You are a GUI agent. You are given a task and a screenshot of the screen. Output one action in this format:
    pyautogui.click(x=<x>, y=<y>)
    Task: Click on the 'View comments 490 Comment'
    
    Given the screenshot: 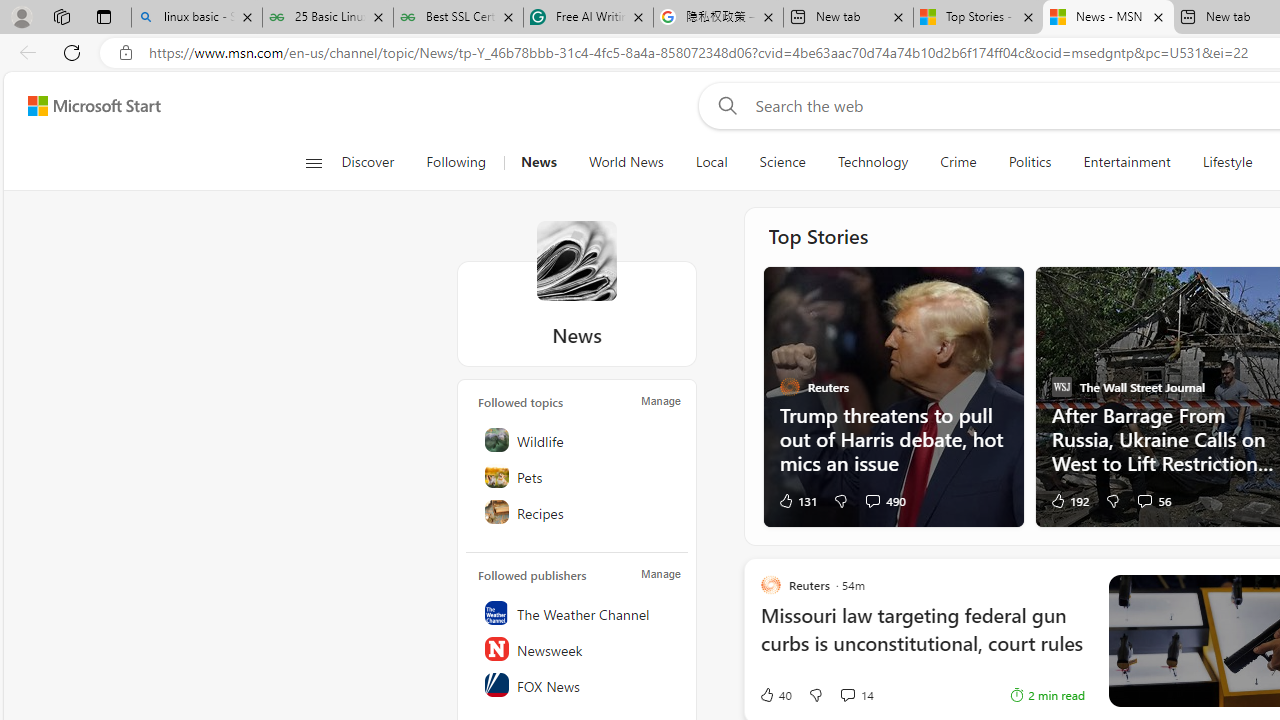 What is the action you would take?
    pyautogui.click(x=872, y=499)
    